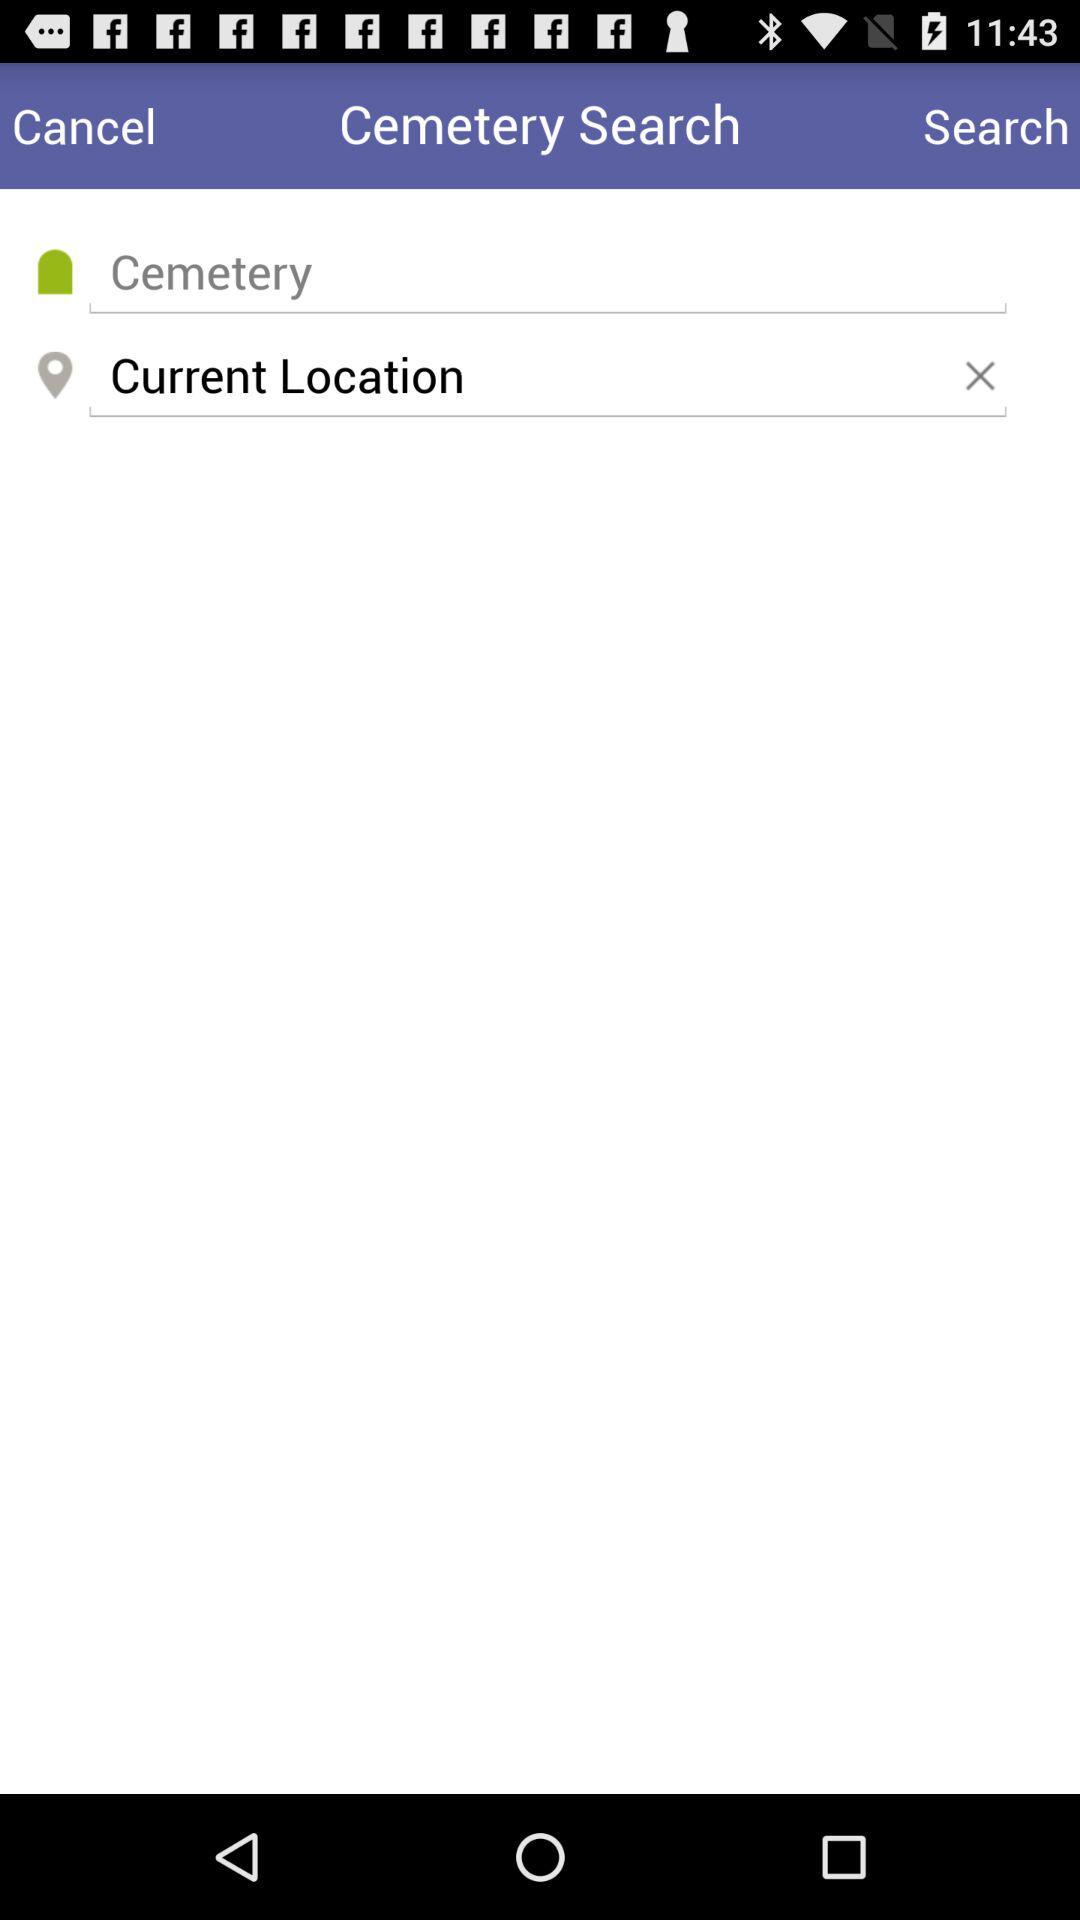  Describe the element at coordinates (983, 401) in the screenshot. I see `the close icon` at that location.